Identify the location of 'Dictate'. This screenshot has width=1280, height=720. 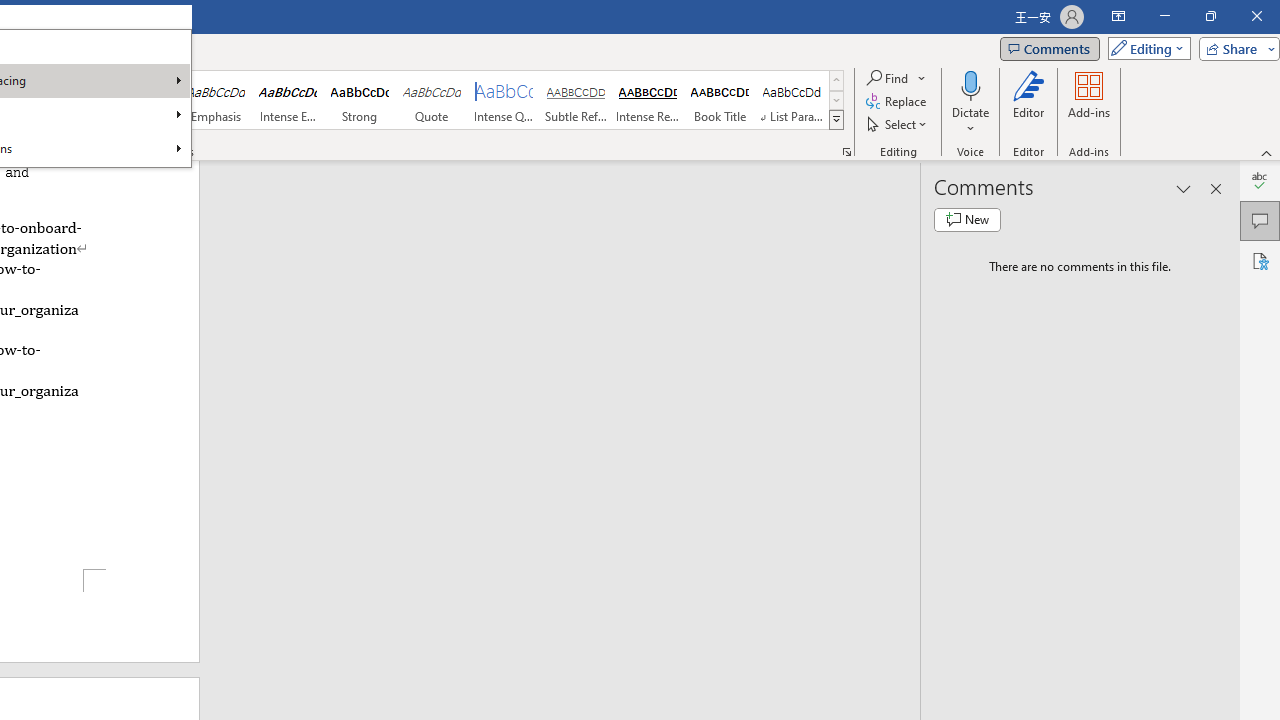
(970, 84).